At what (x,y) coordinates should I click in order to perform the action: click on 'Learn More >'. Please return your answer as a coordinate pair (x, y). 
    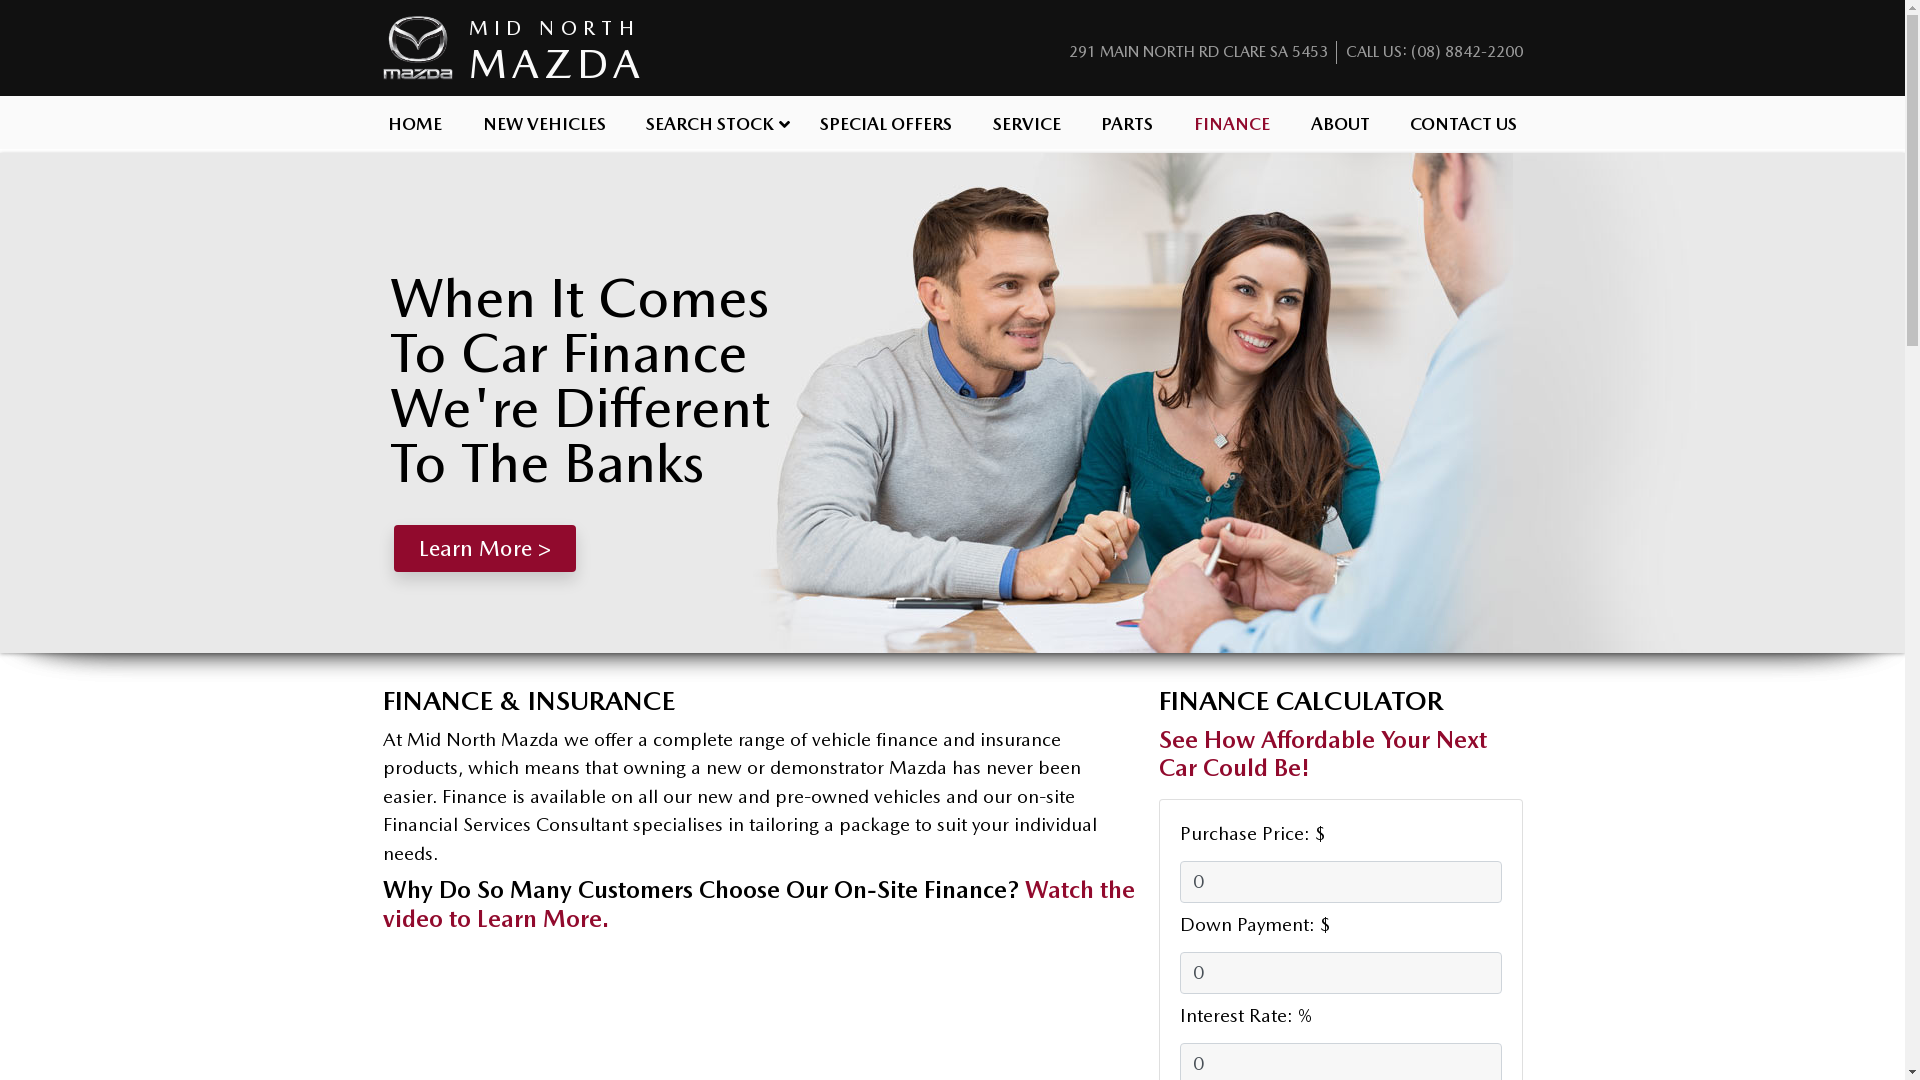
    Looking at the image, I should click on (484, 548).